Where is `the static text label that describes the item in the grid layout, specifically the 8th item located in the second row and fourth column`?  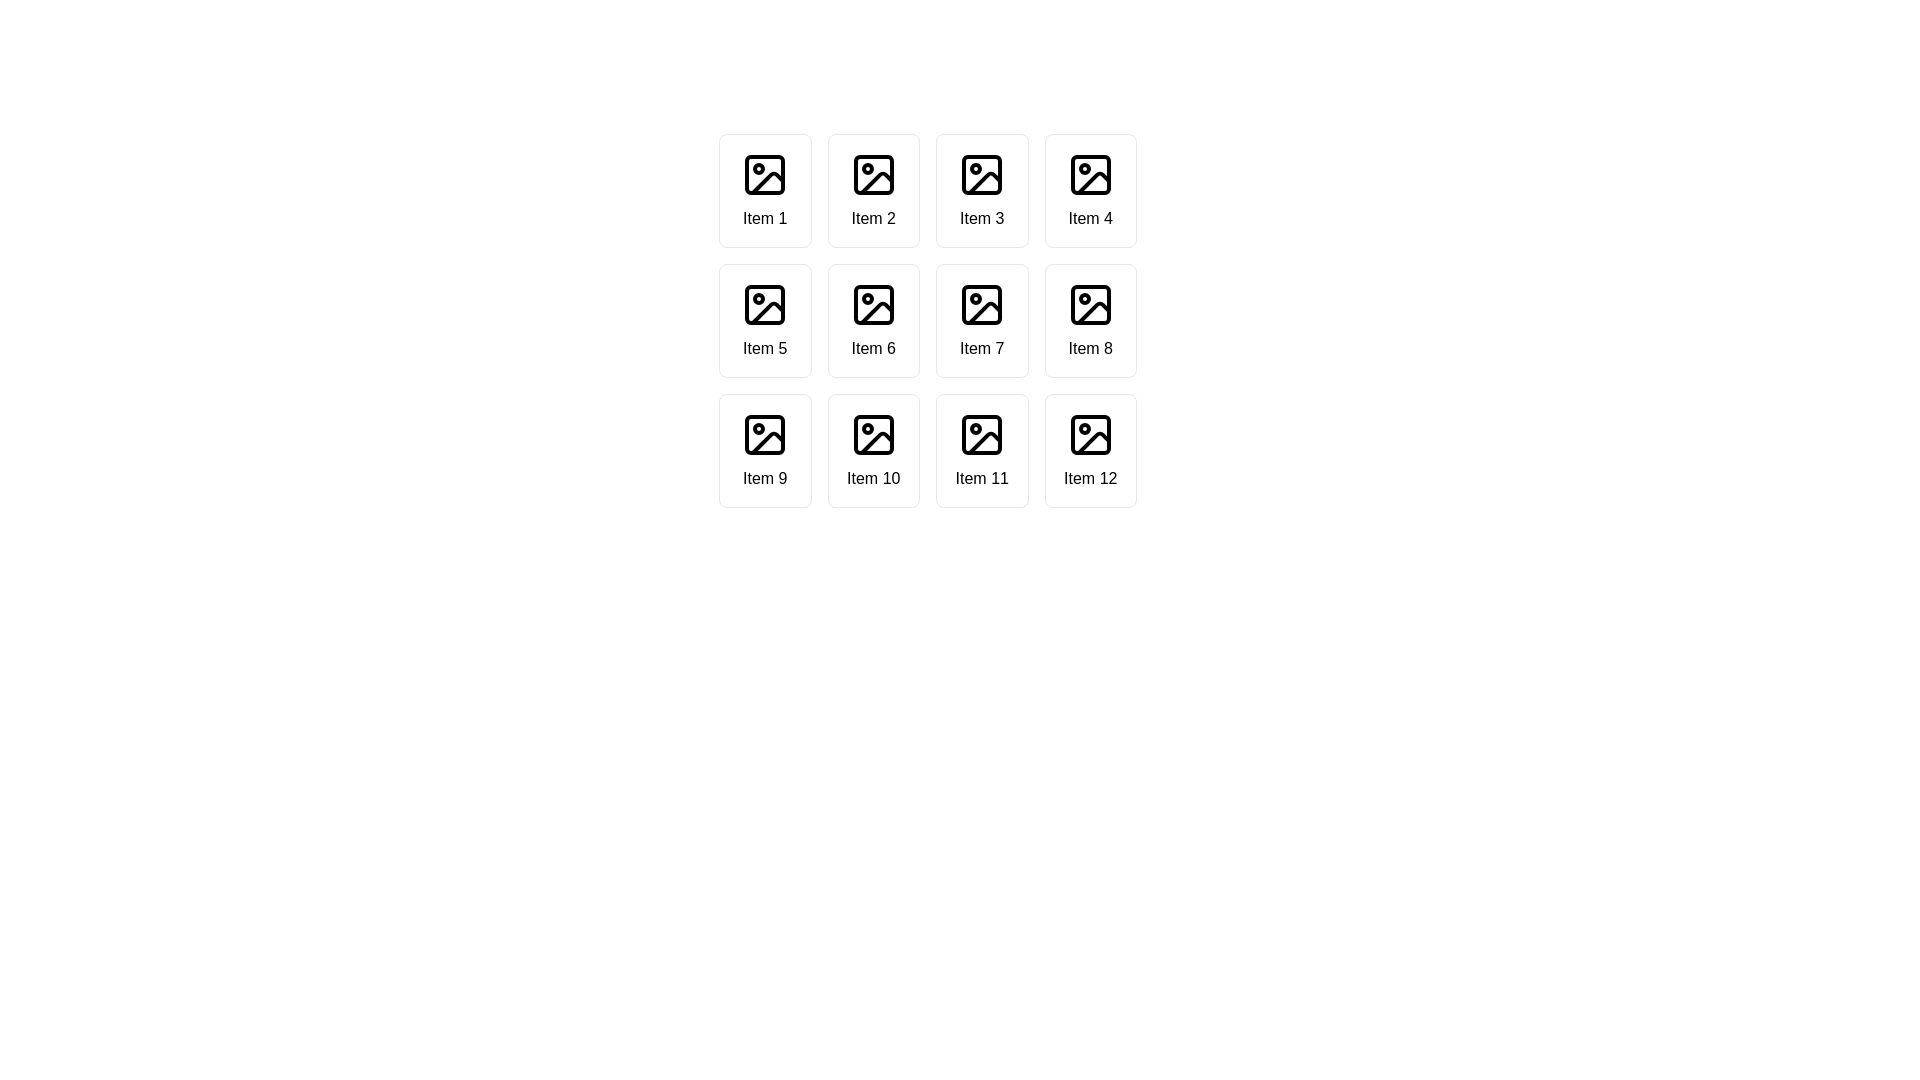 the static text label that describes the item in the grid layout, specifically the 8th item located in the second row and fourth column is located at coordinates (1089, 347).